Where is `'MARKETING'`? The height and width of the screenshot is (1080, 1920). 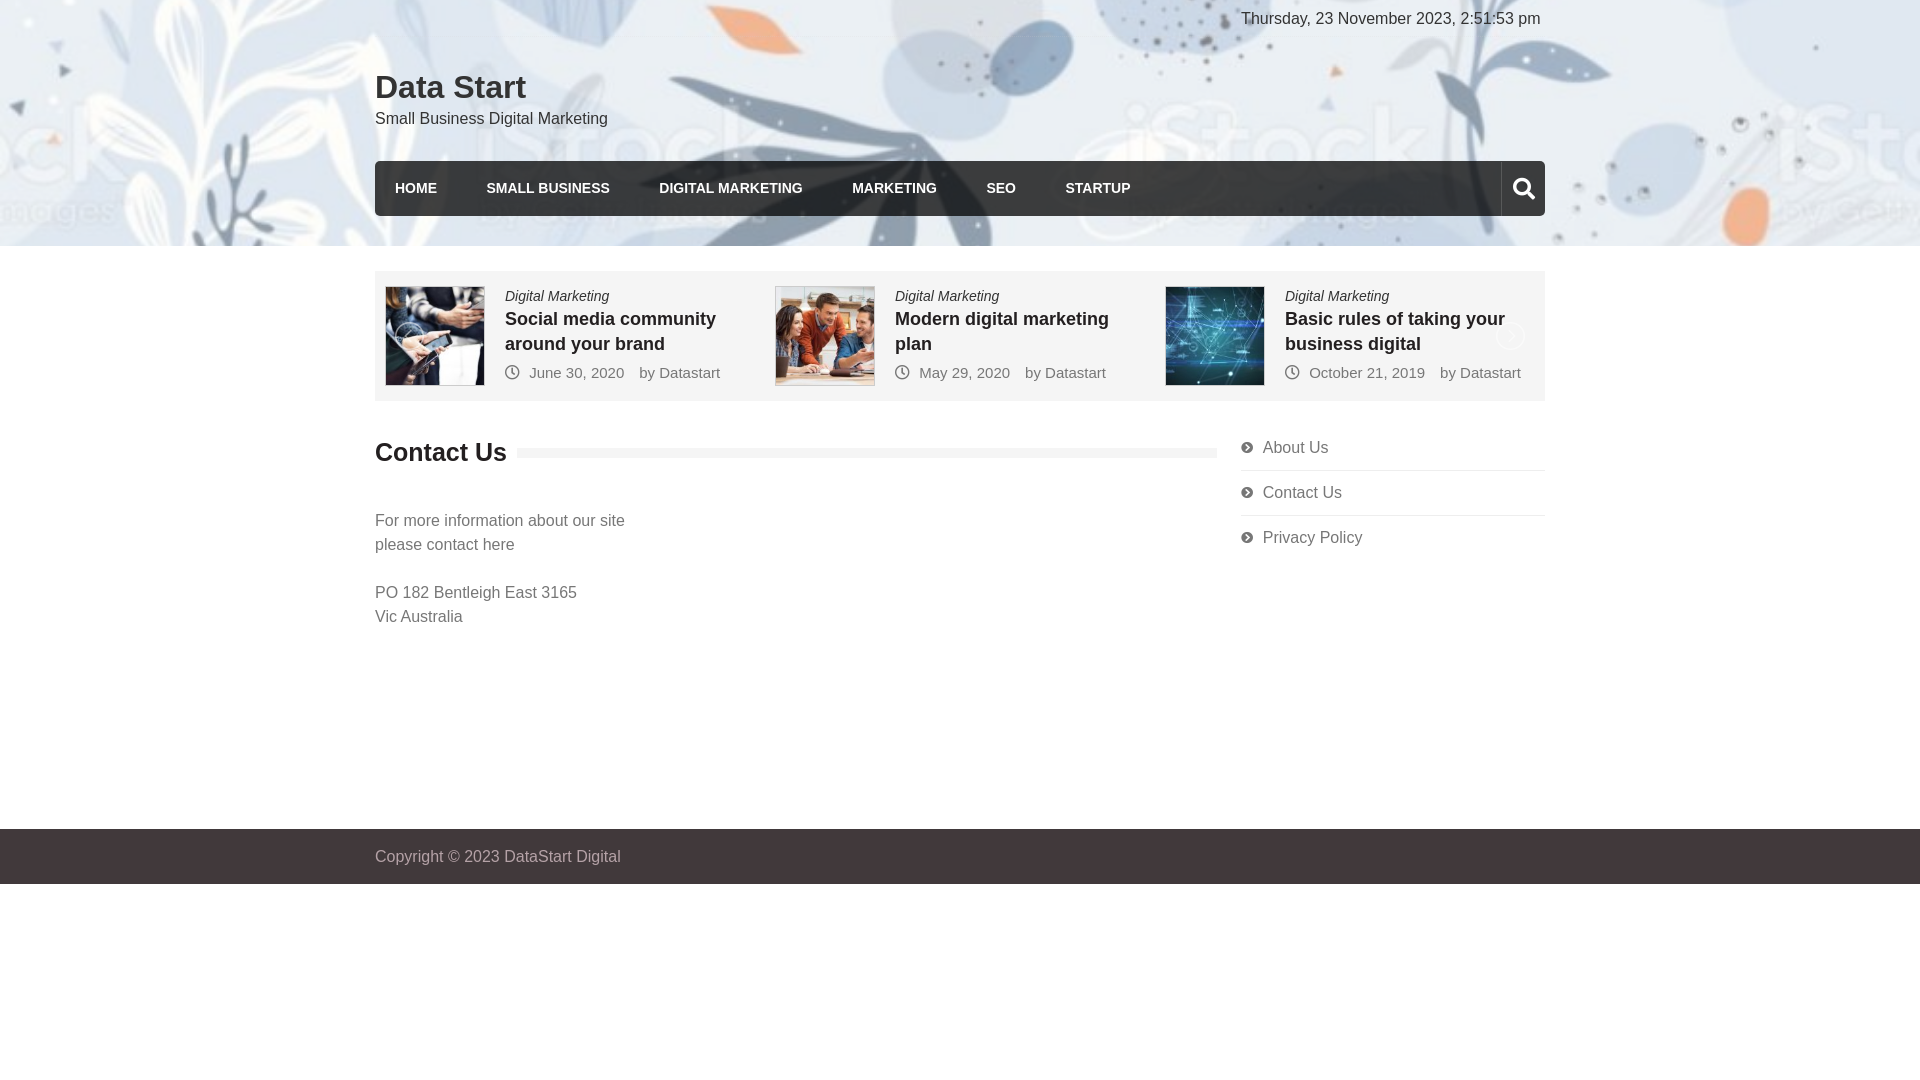
'MARKETING' is located at coordinates (893, 188).